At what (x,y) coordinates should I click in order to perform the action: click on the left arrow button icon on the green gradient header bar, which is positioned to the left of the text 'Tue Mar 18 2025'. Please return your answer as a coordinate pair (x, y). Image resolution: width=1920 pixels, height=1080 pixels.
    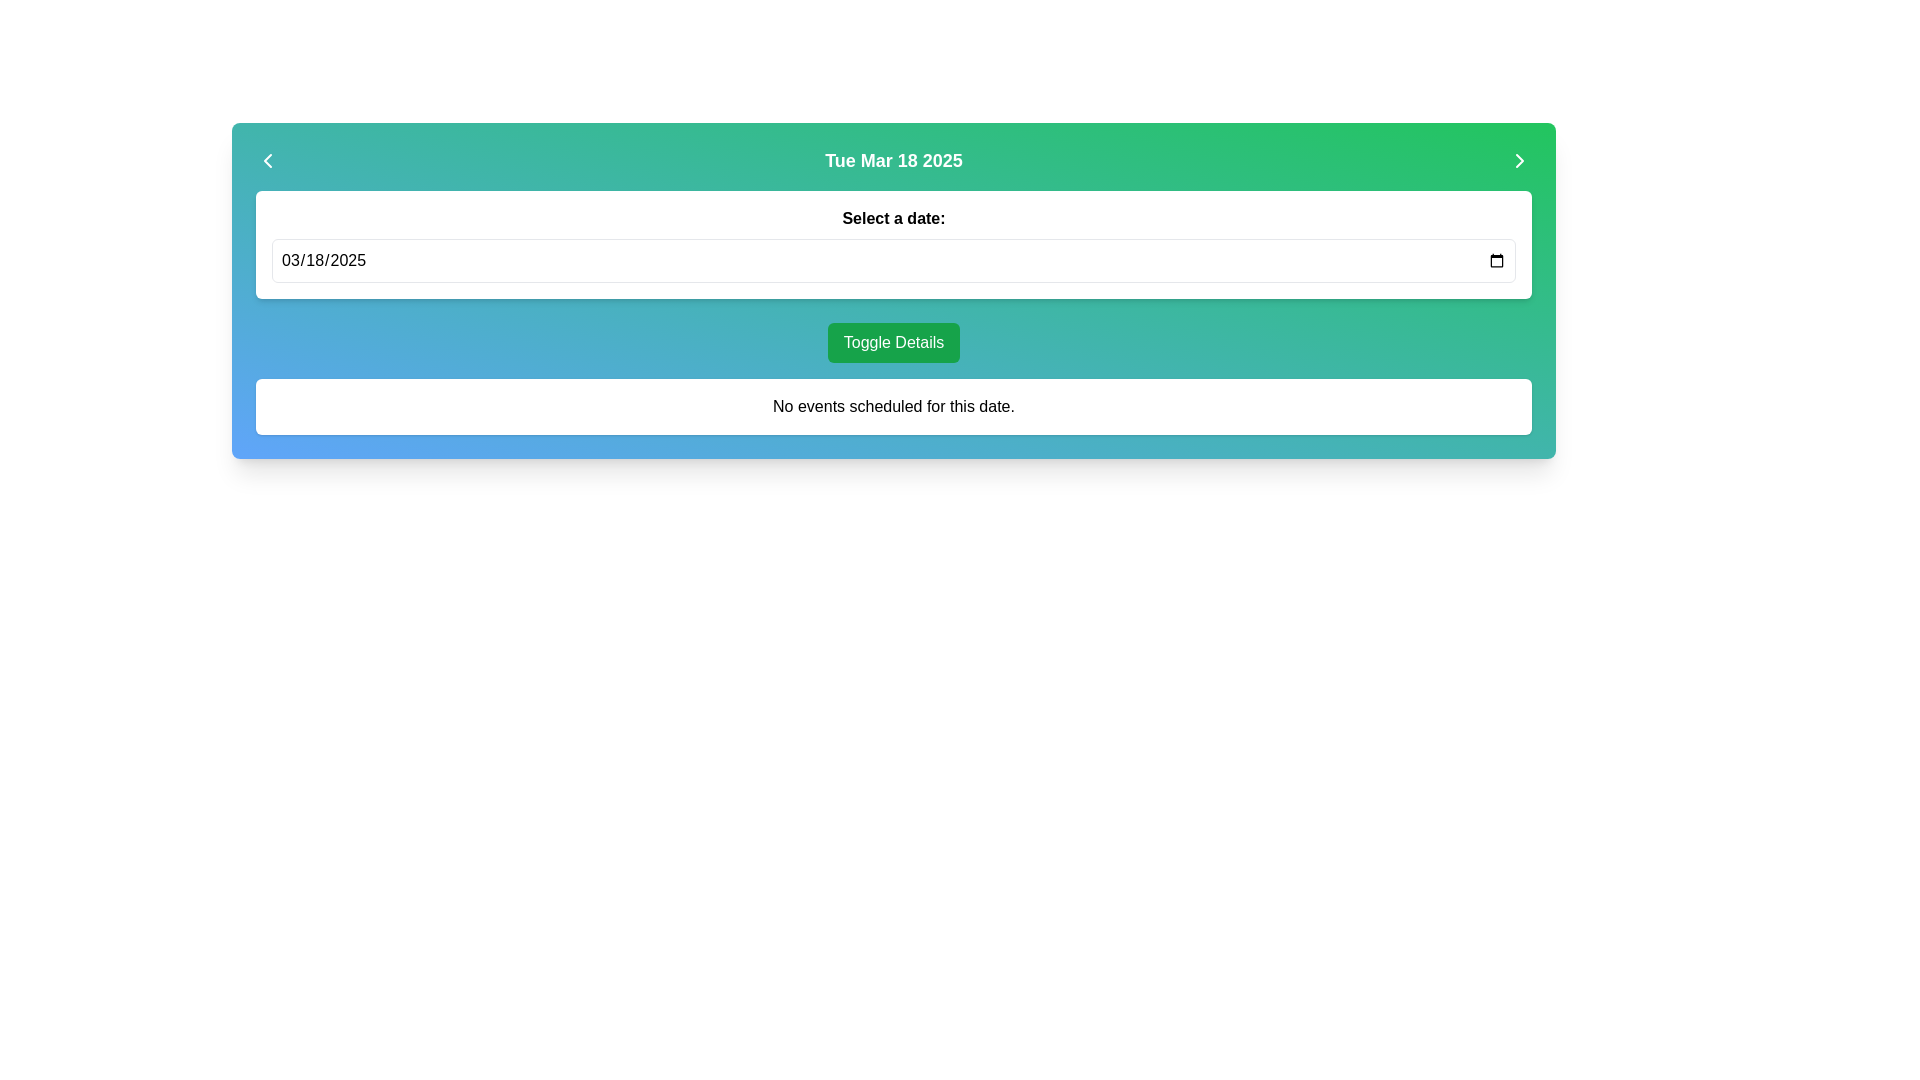
    Looking at the image, I should click on (267, 160).